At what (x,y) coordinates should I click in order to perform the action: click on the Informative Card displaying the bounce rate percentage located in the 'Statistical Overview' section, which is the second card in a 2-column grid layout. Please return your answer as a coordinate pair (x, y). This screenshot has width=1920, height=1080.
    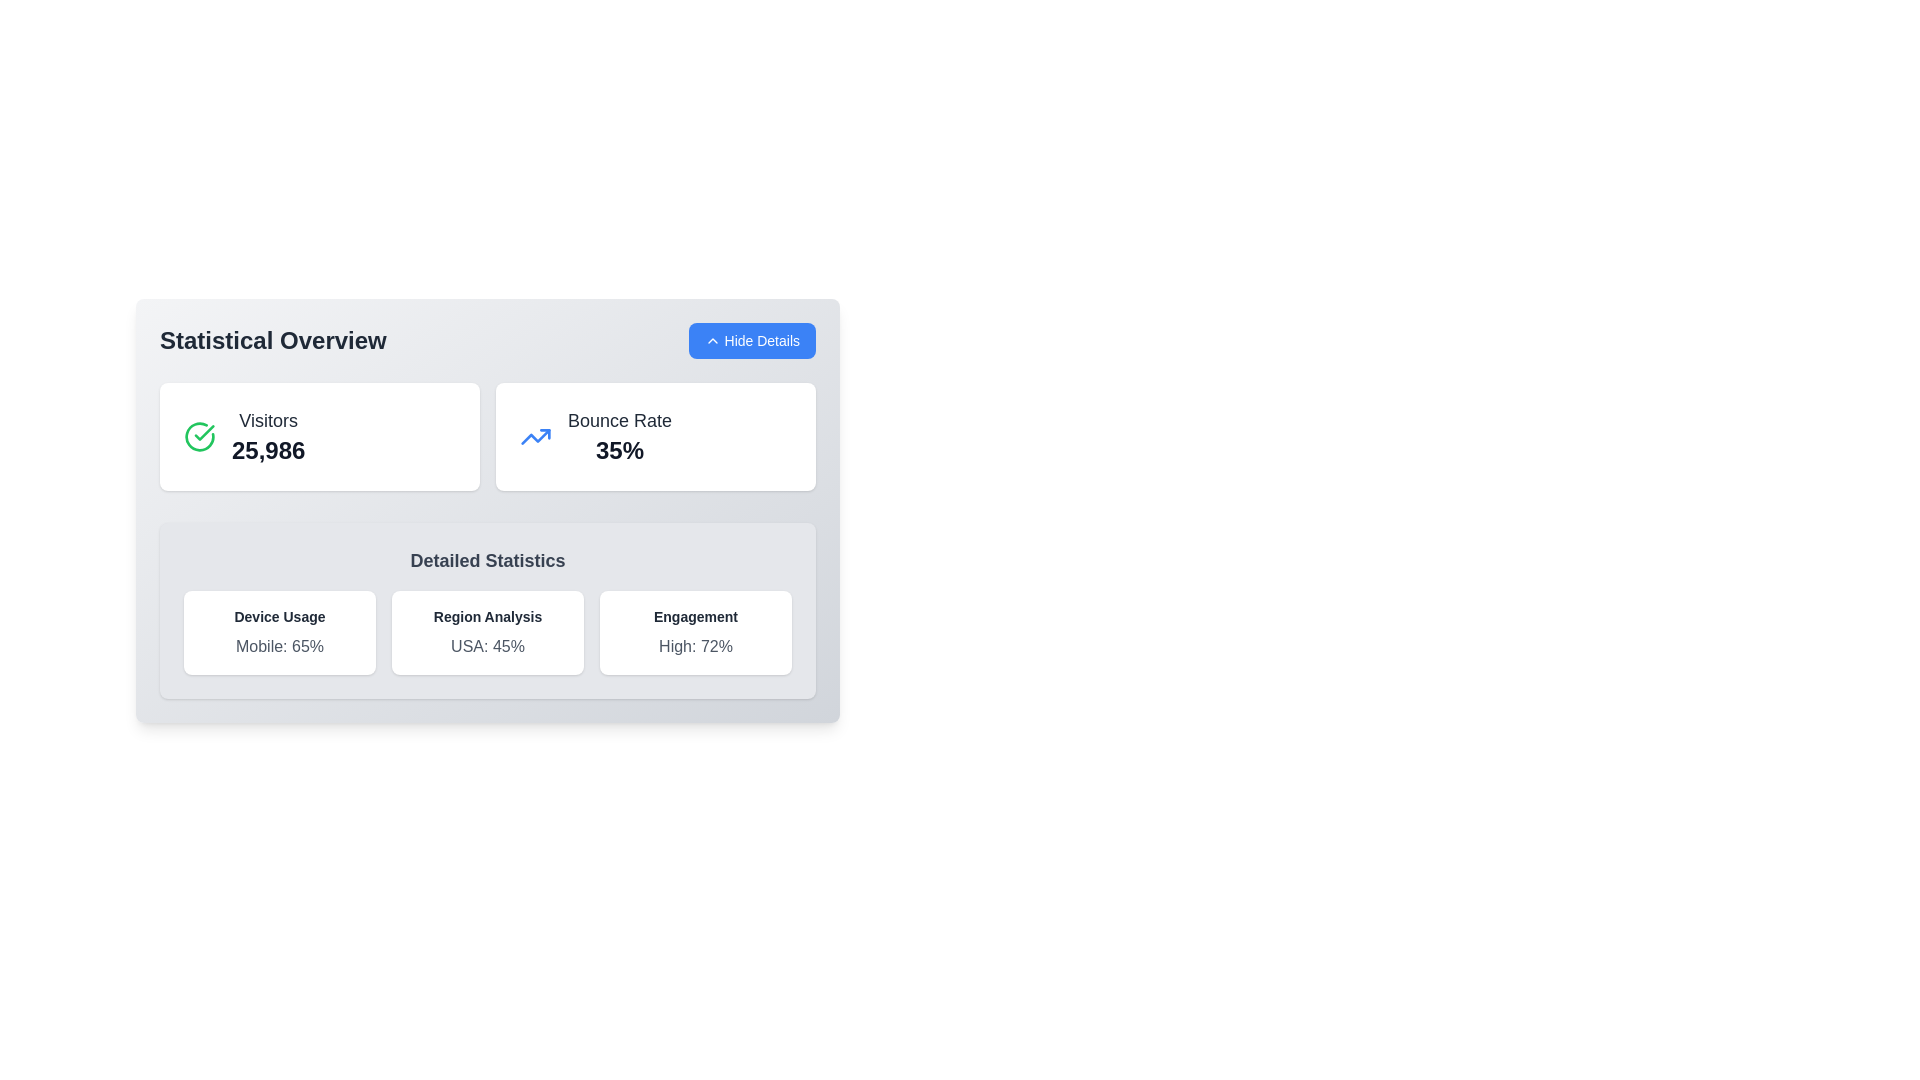
    Looking at the image, I should click on (656, 435).